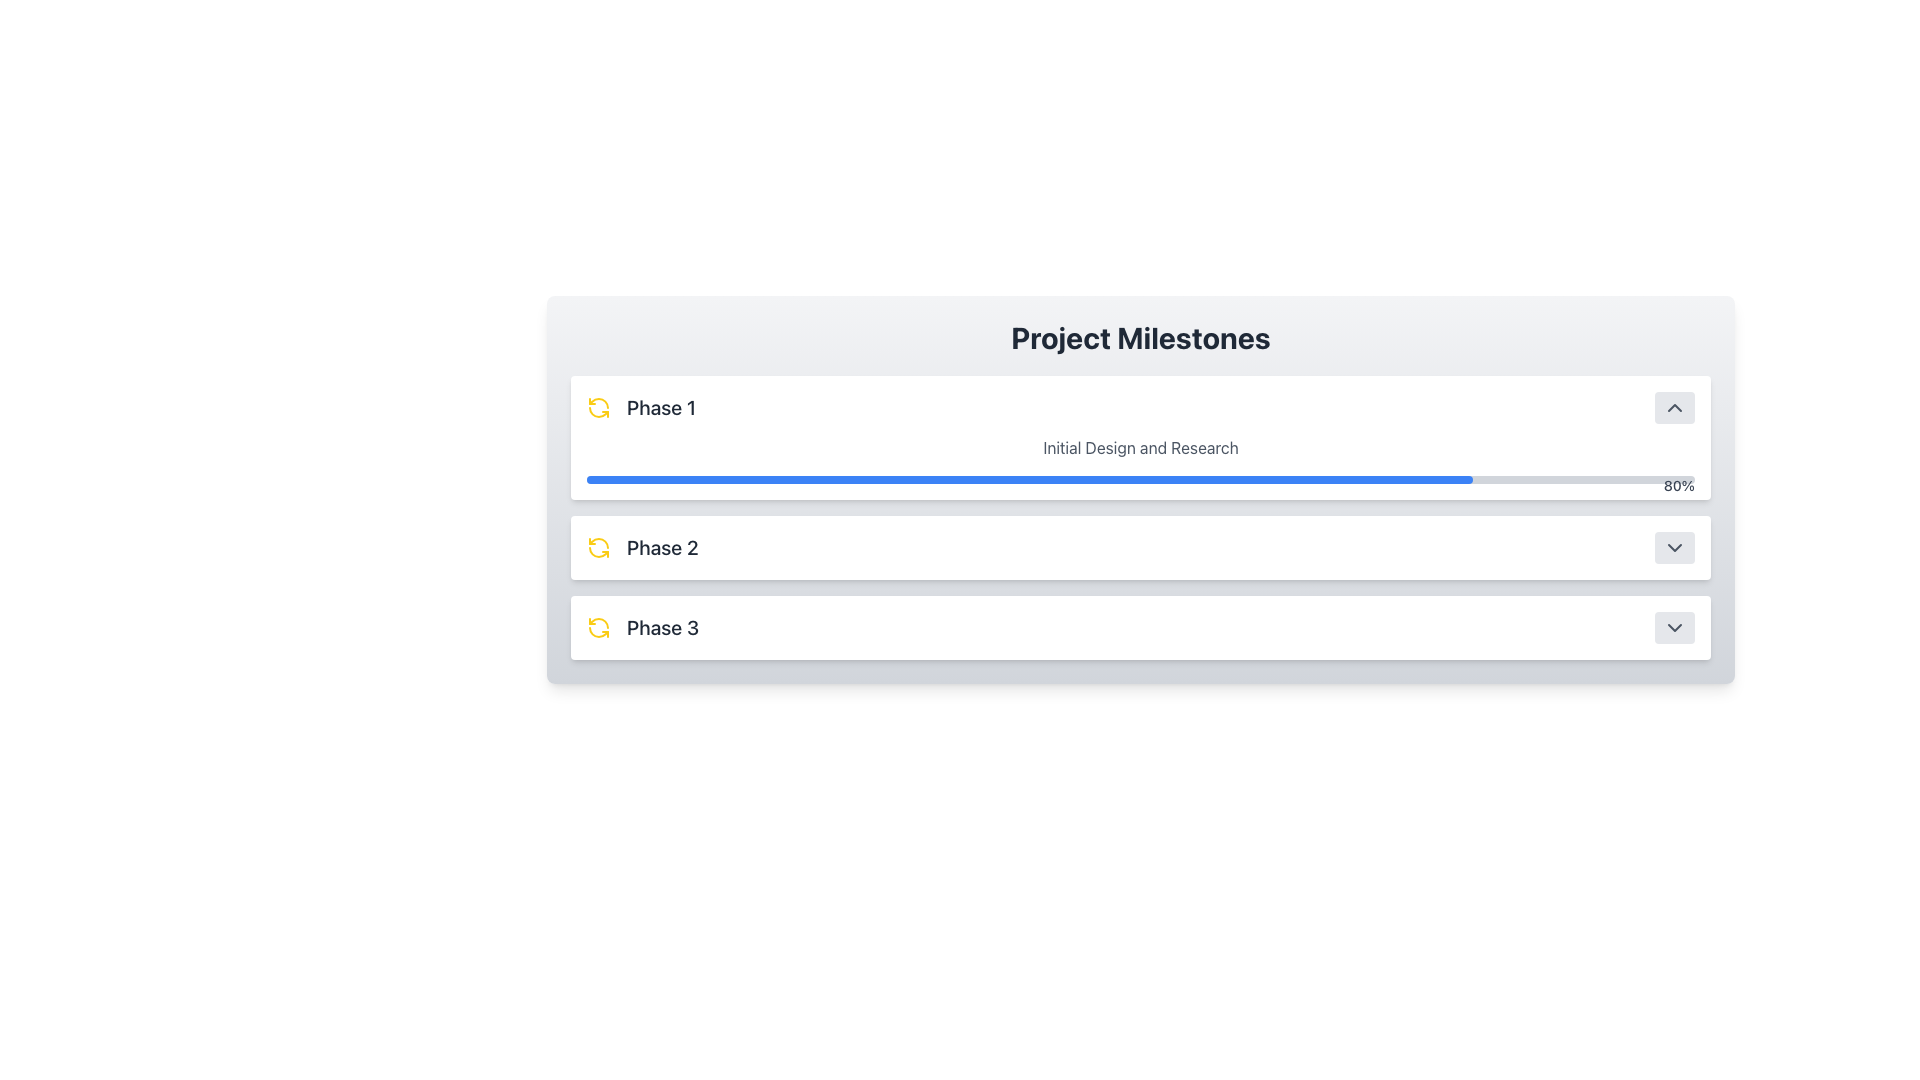  I want to click on the filled portion of the progress bar indicating 'Phase 1' in the 'Project Milestones' interface, which is a blue rectangular bar with rounded corners, so click(1030, 479).